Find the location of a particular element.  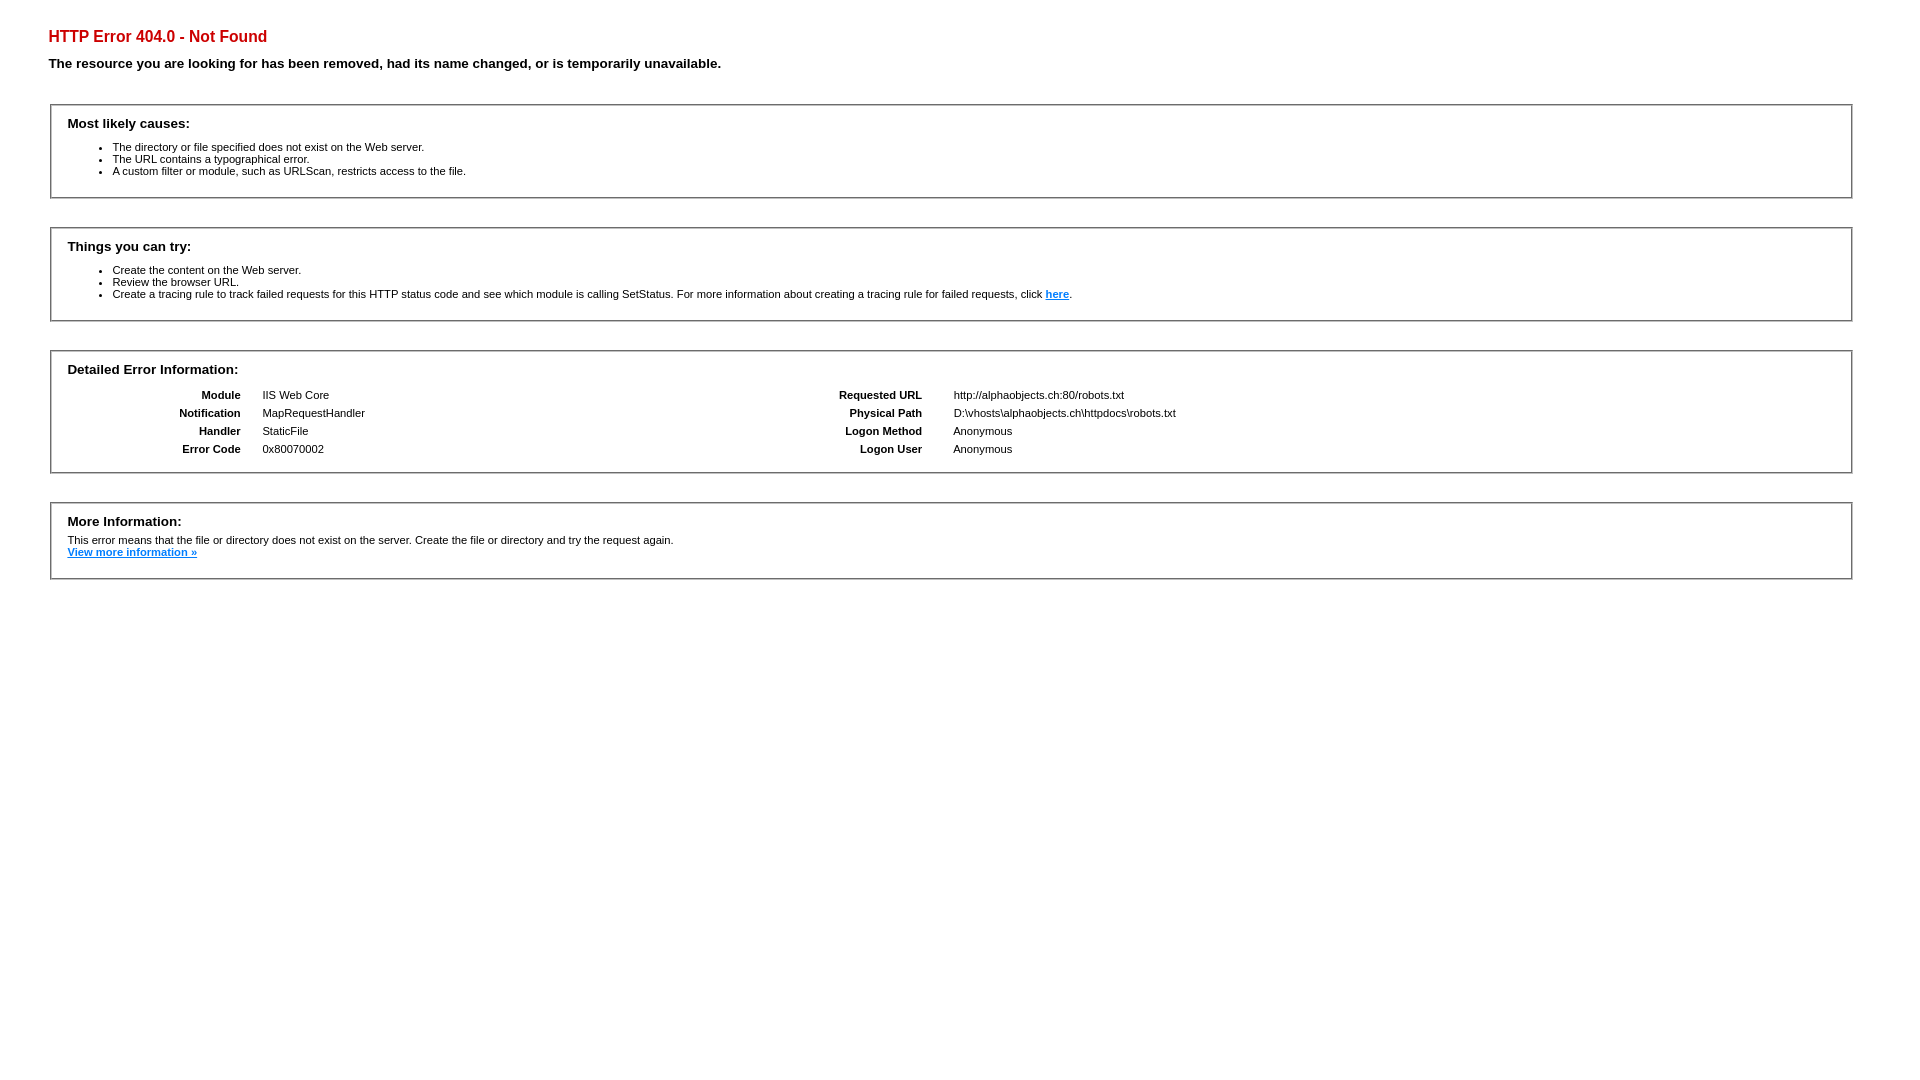

'here' is located at coordinates (1056, 293).